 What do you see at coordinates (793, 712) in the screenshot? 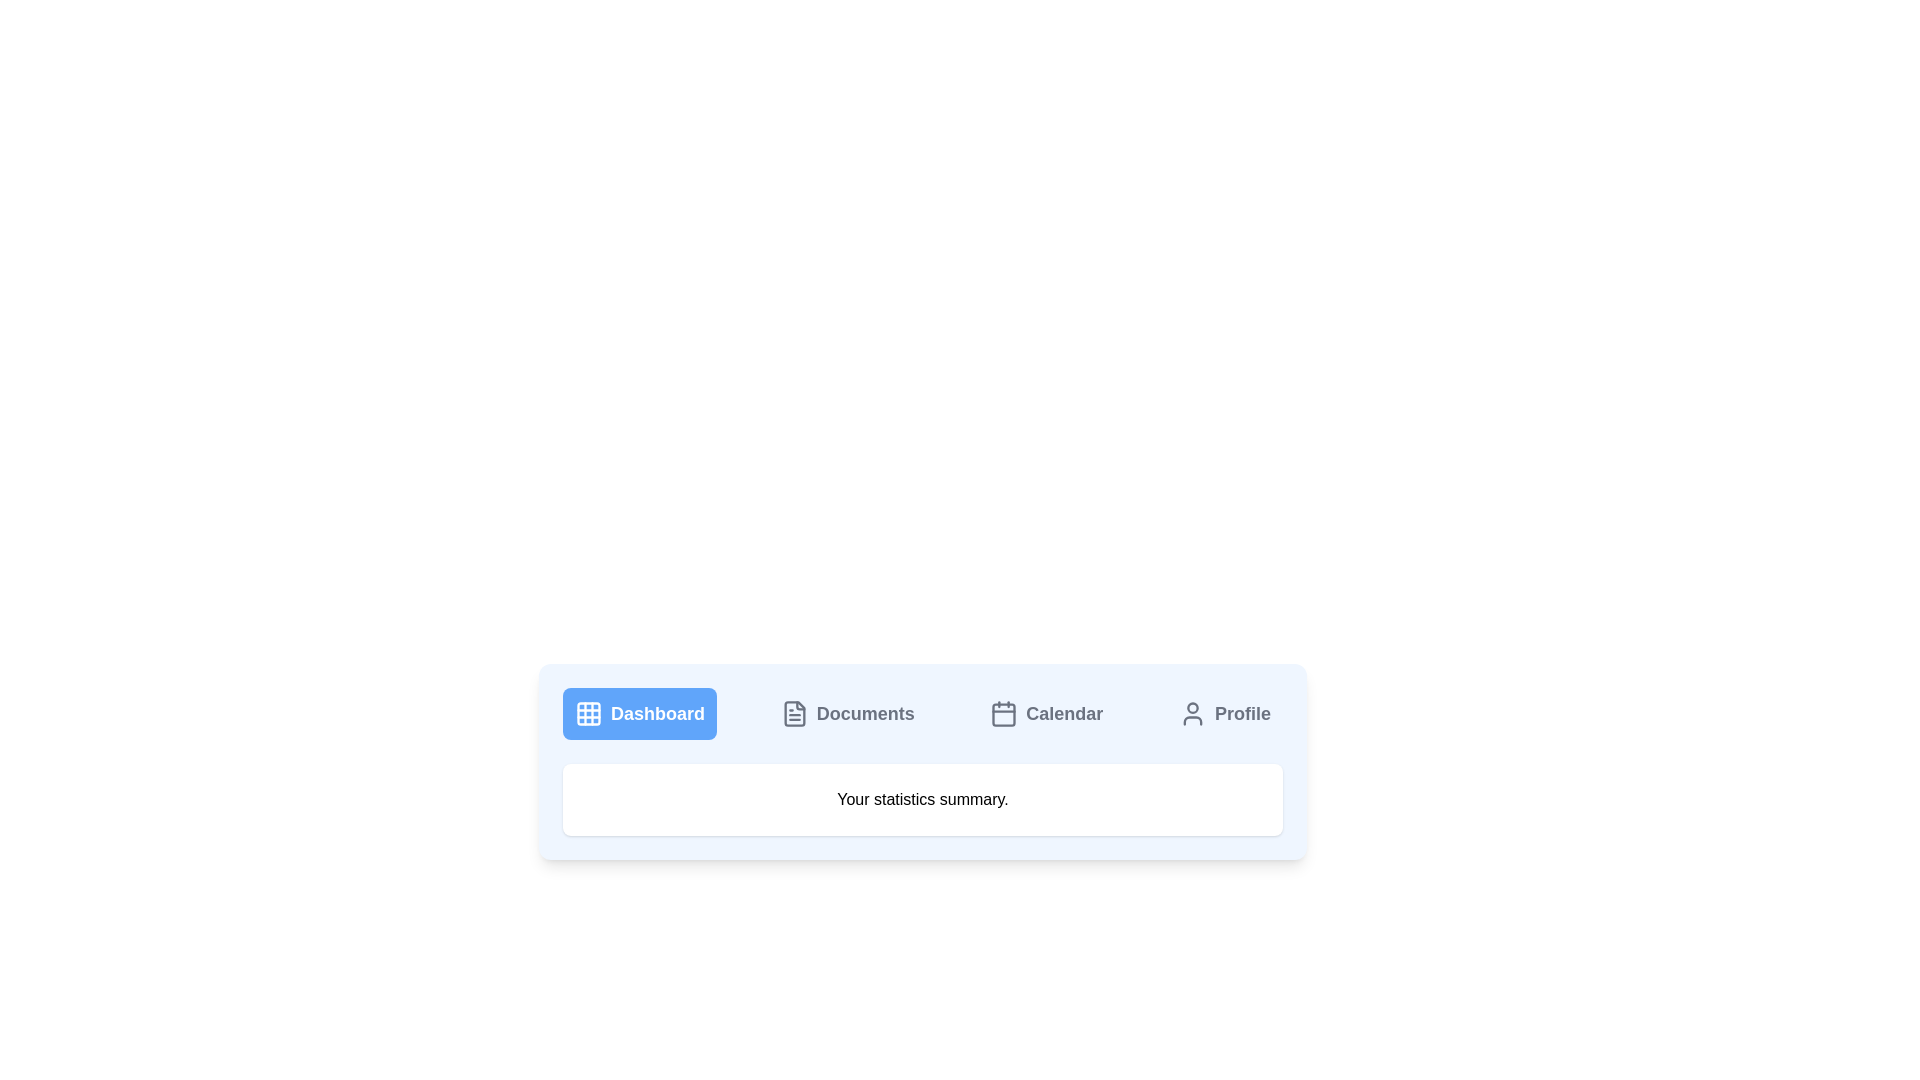
I see `the details of the document icon, which is a graphical representation with a folded corner, located second from the left in the navigation menu` at bounding box center [793, 712].